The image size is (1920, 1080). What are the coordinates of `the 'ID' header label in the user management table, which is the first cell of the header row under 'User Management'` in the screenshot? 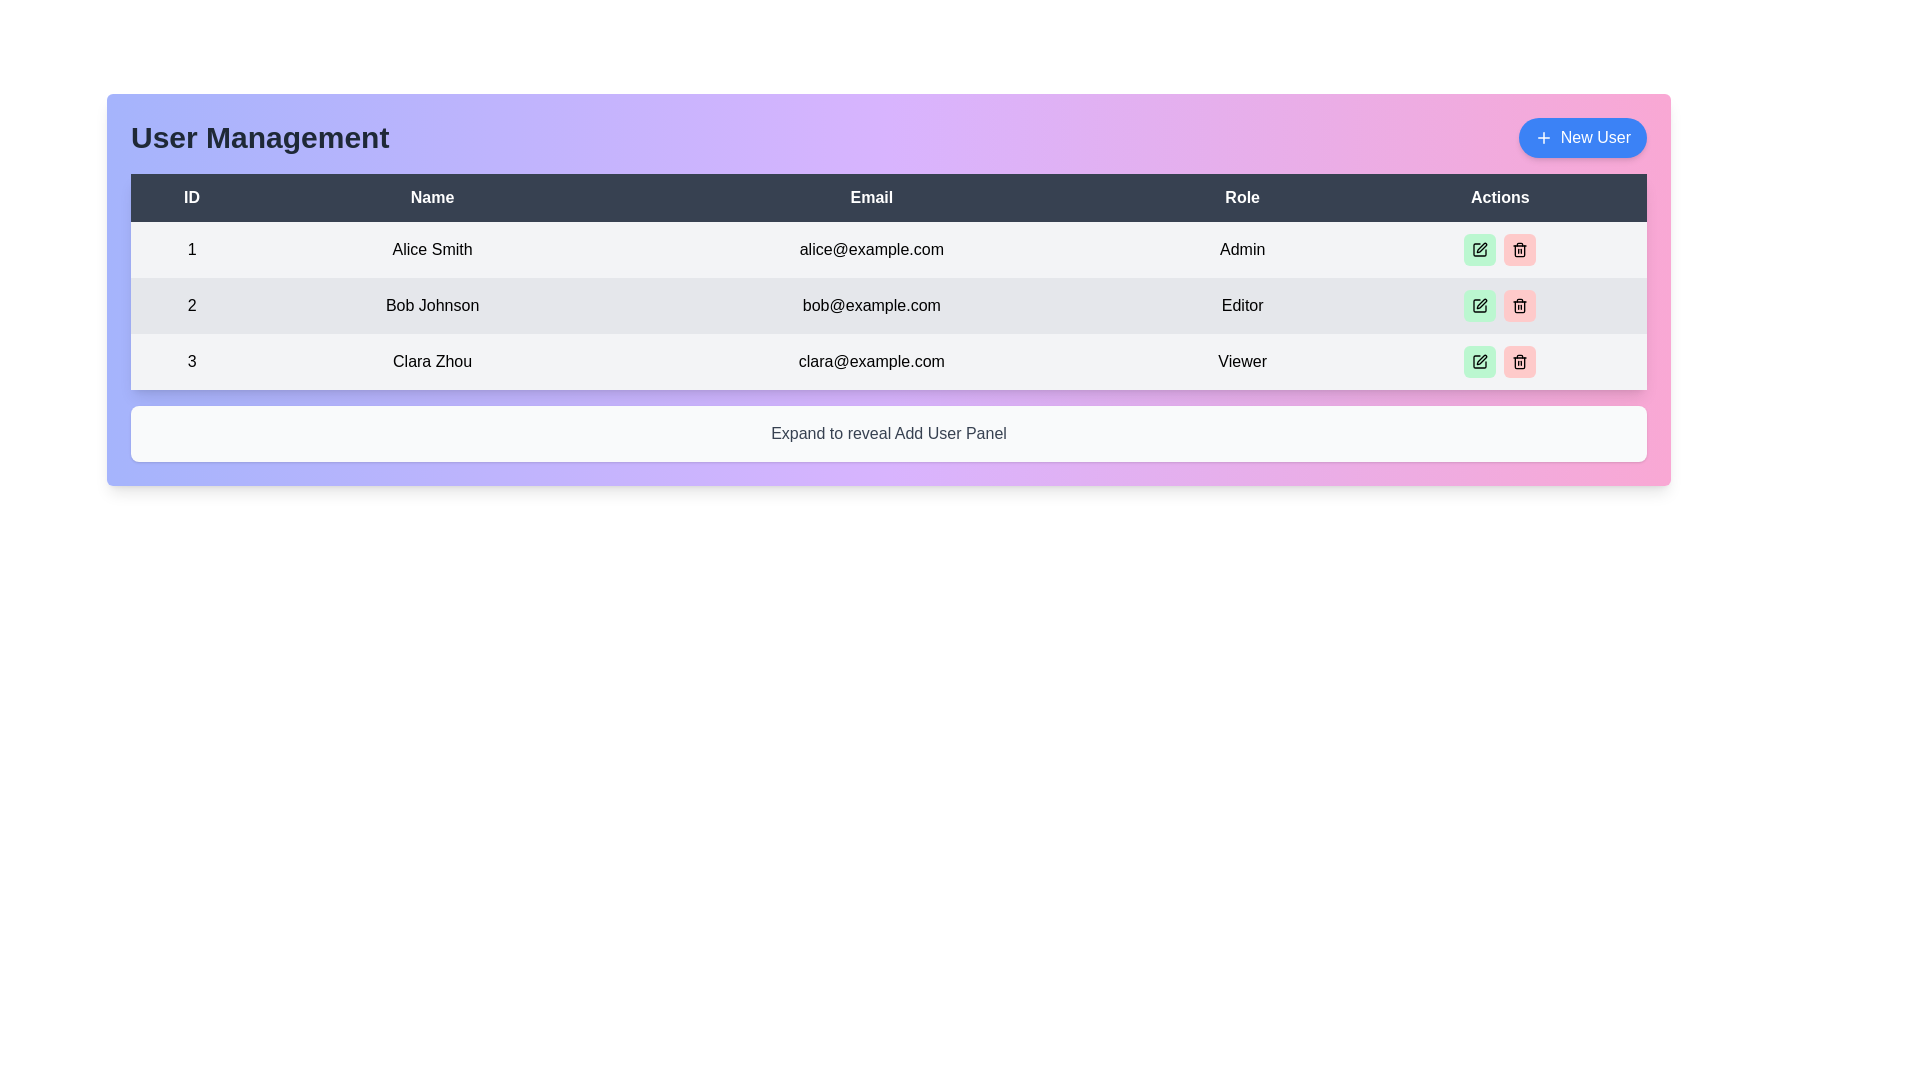 It's located at (192, 197).